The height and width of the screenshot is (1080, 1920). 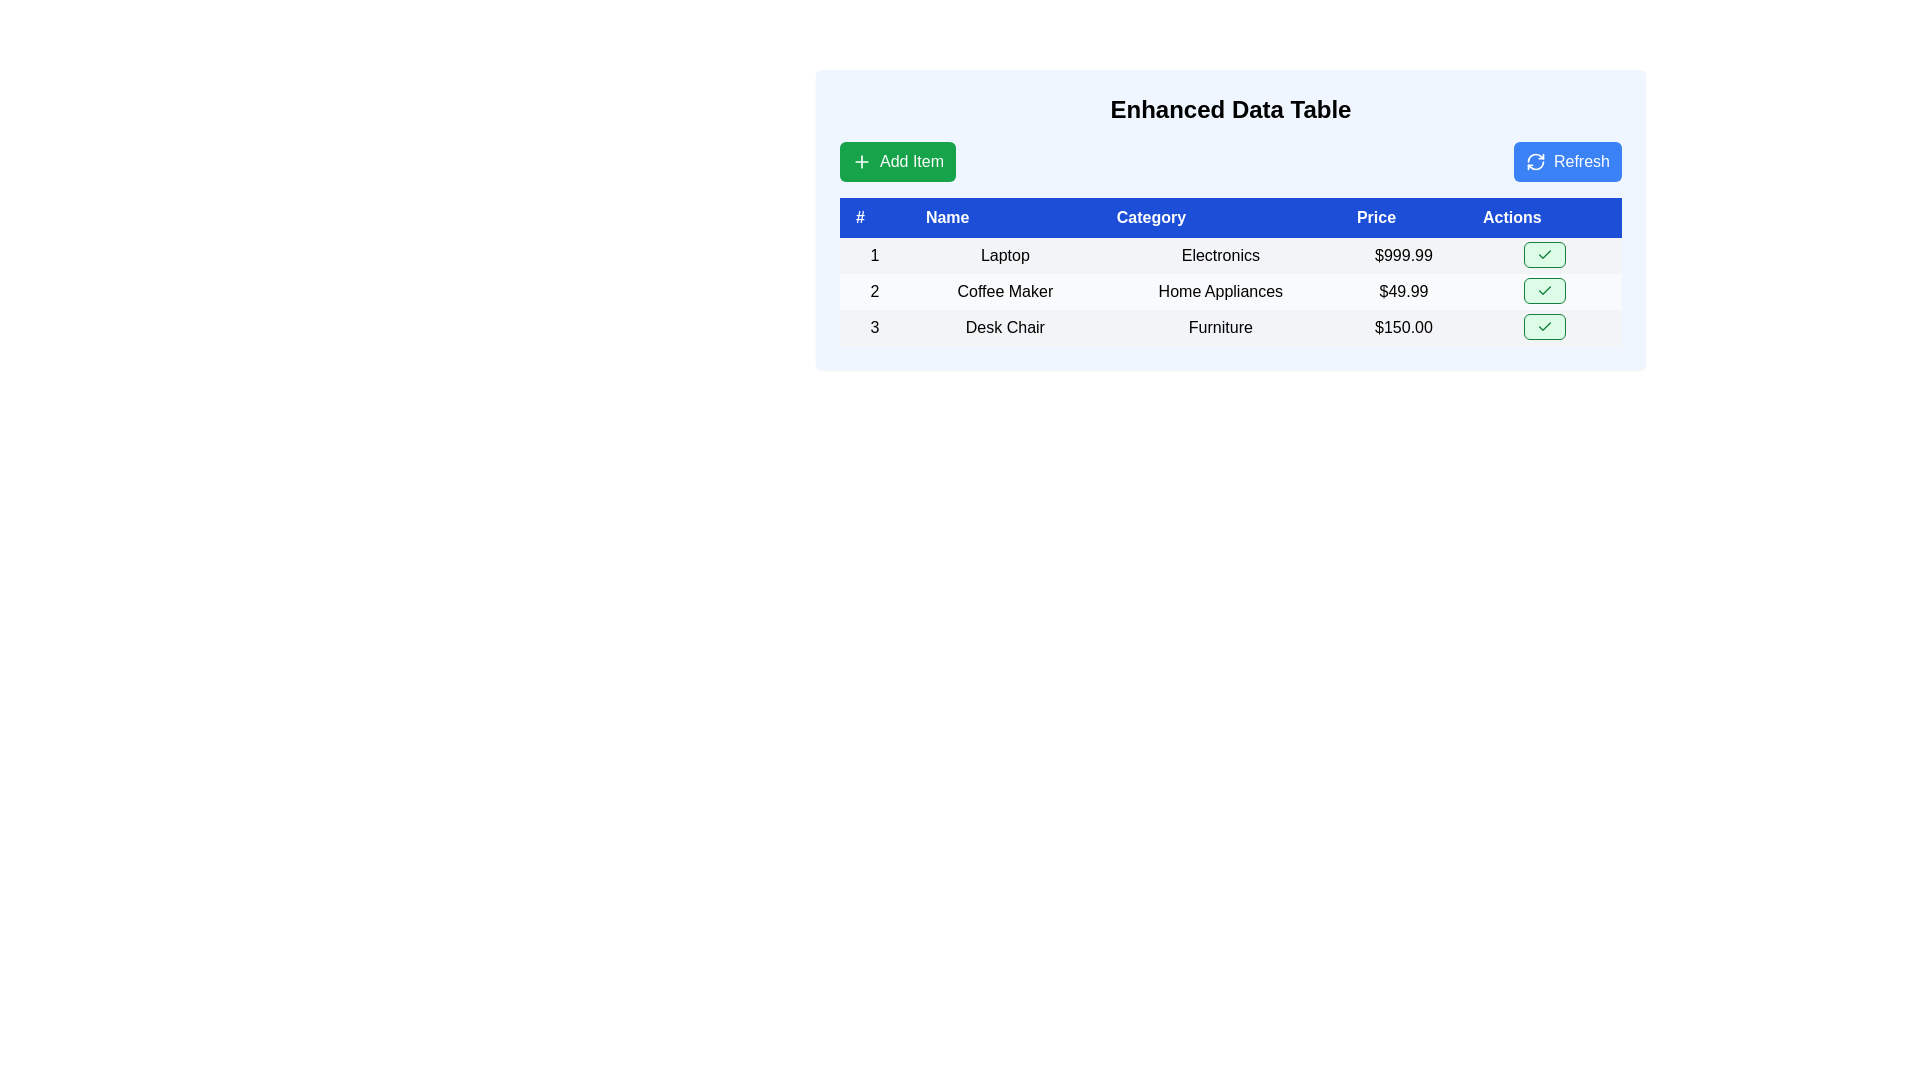 I want to click on the small green checkmark icon within the green button in the 'Actions' column of the third row corresponding to the 'Desk Chair' entry, so click(x=1543, y=326).